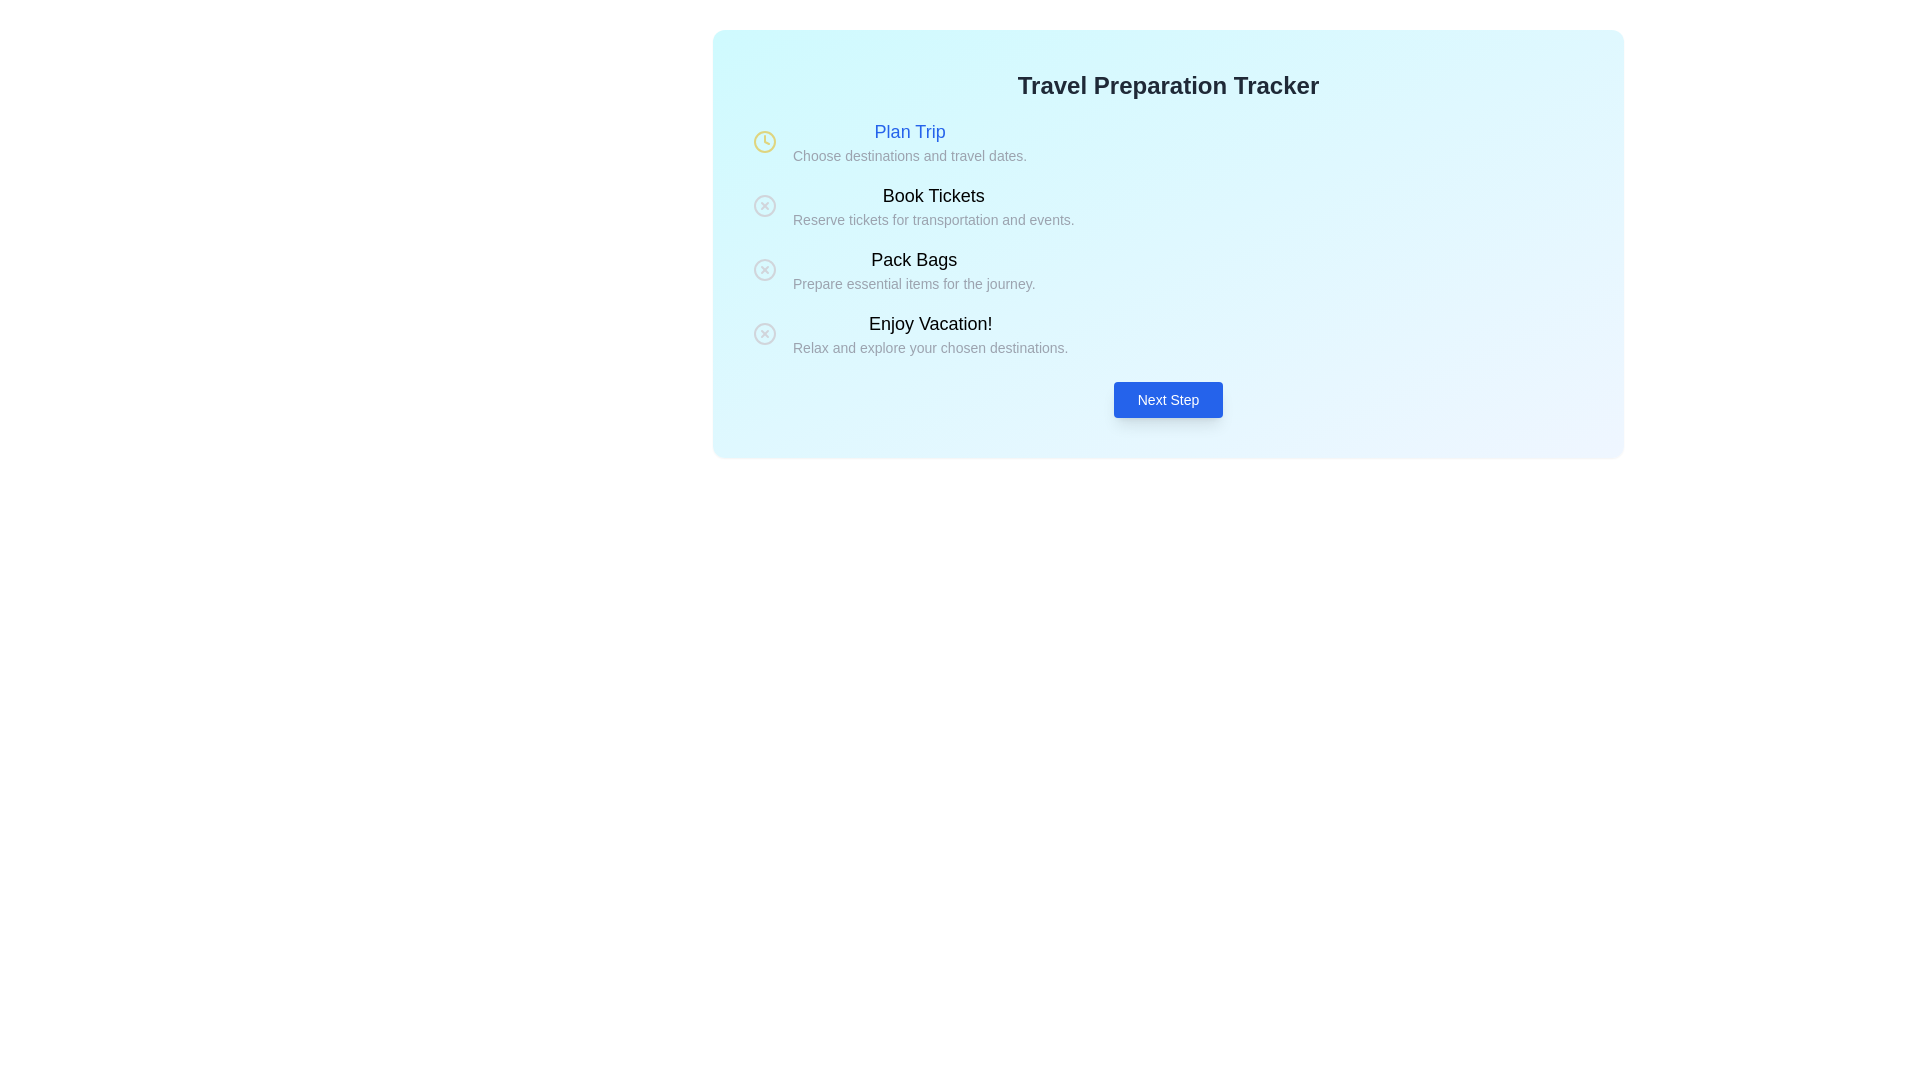 This screenshot has height=1080, width=1920. I want to click on the text block titled 'Book Tickets' which provides a subtitle for reserving tickets for transportation and events, located under the 'Travel Preparation Tracker' section, so click(932, 205).